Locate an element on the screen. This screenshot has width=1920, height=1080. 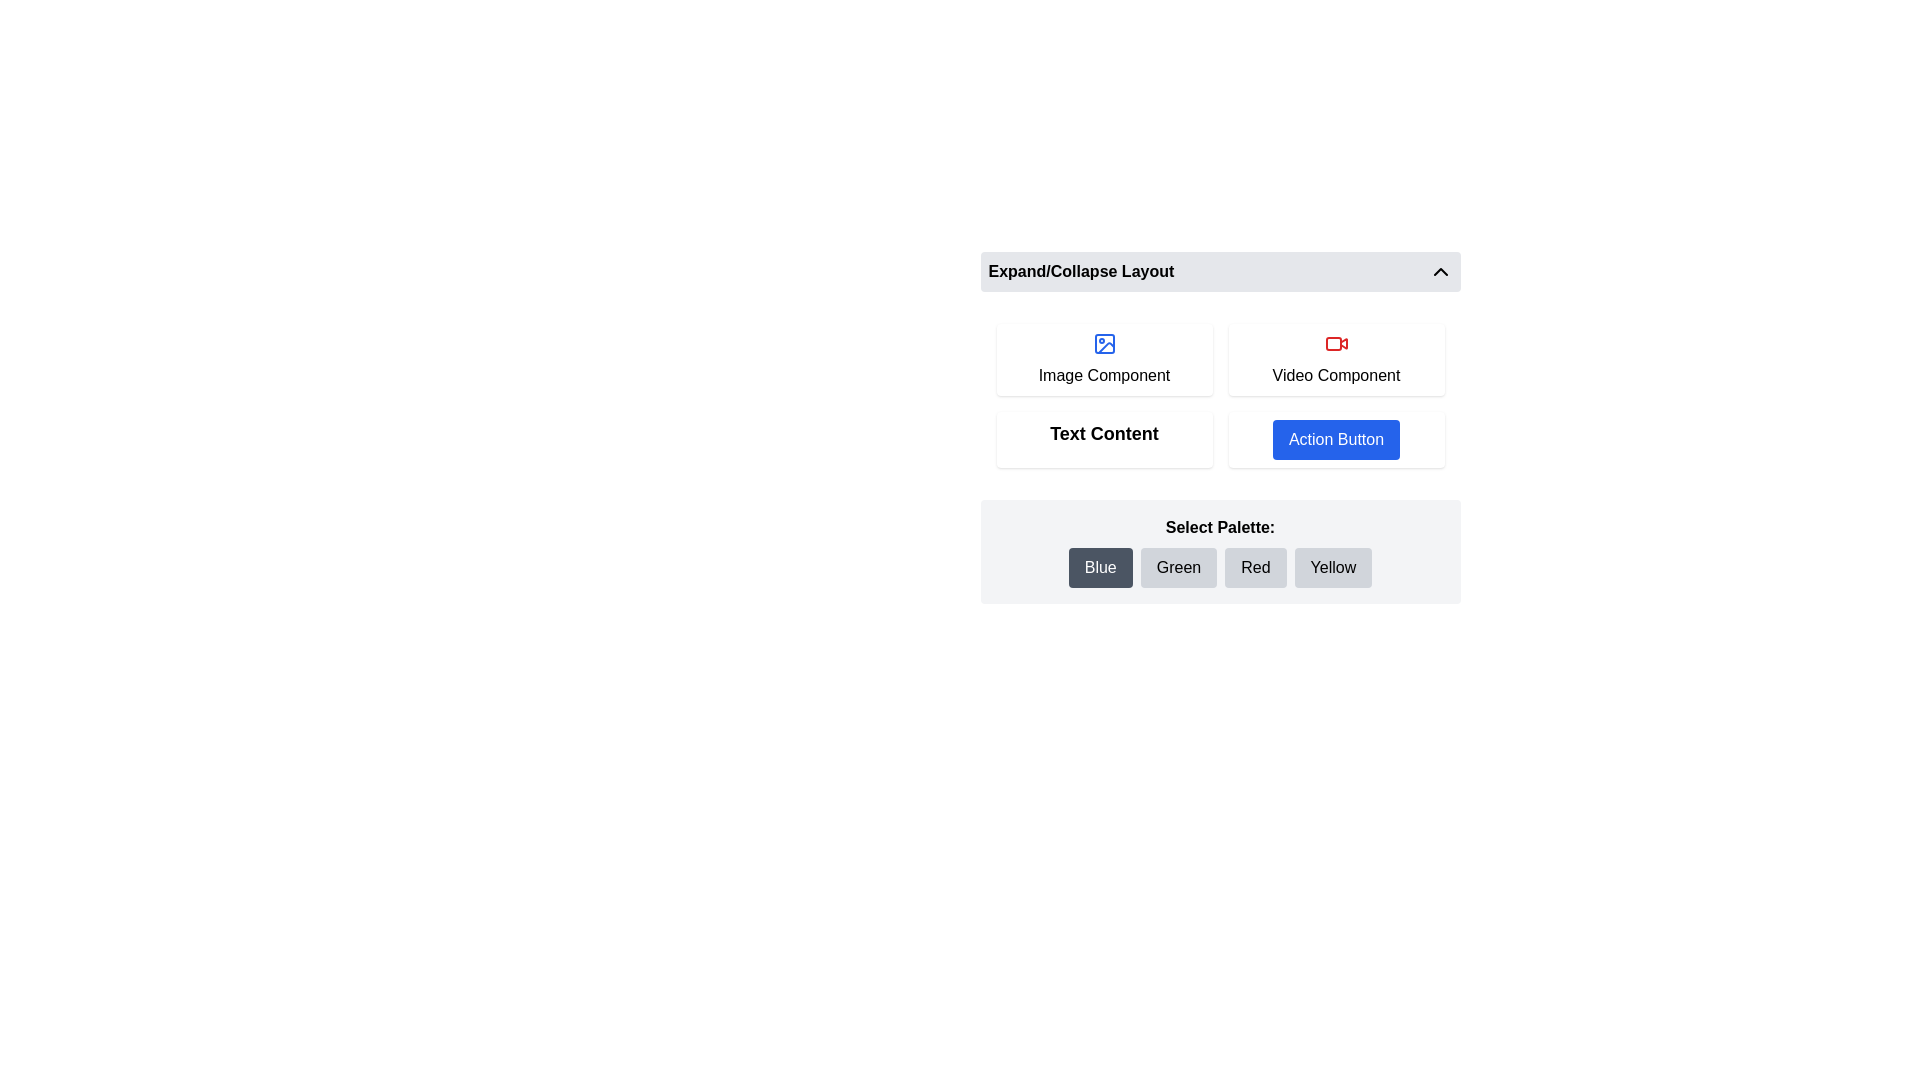
the toggle button located at the top of the layout group is located at coordinates (1219, 272).